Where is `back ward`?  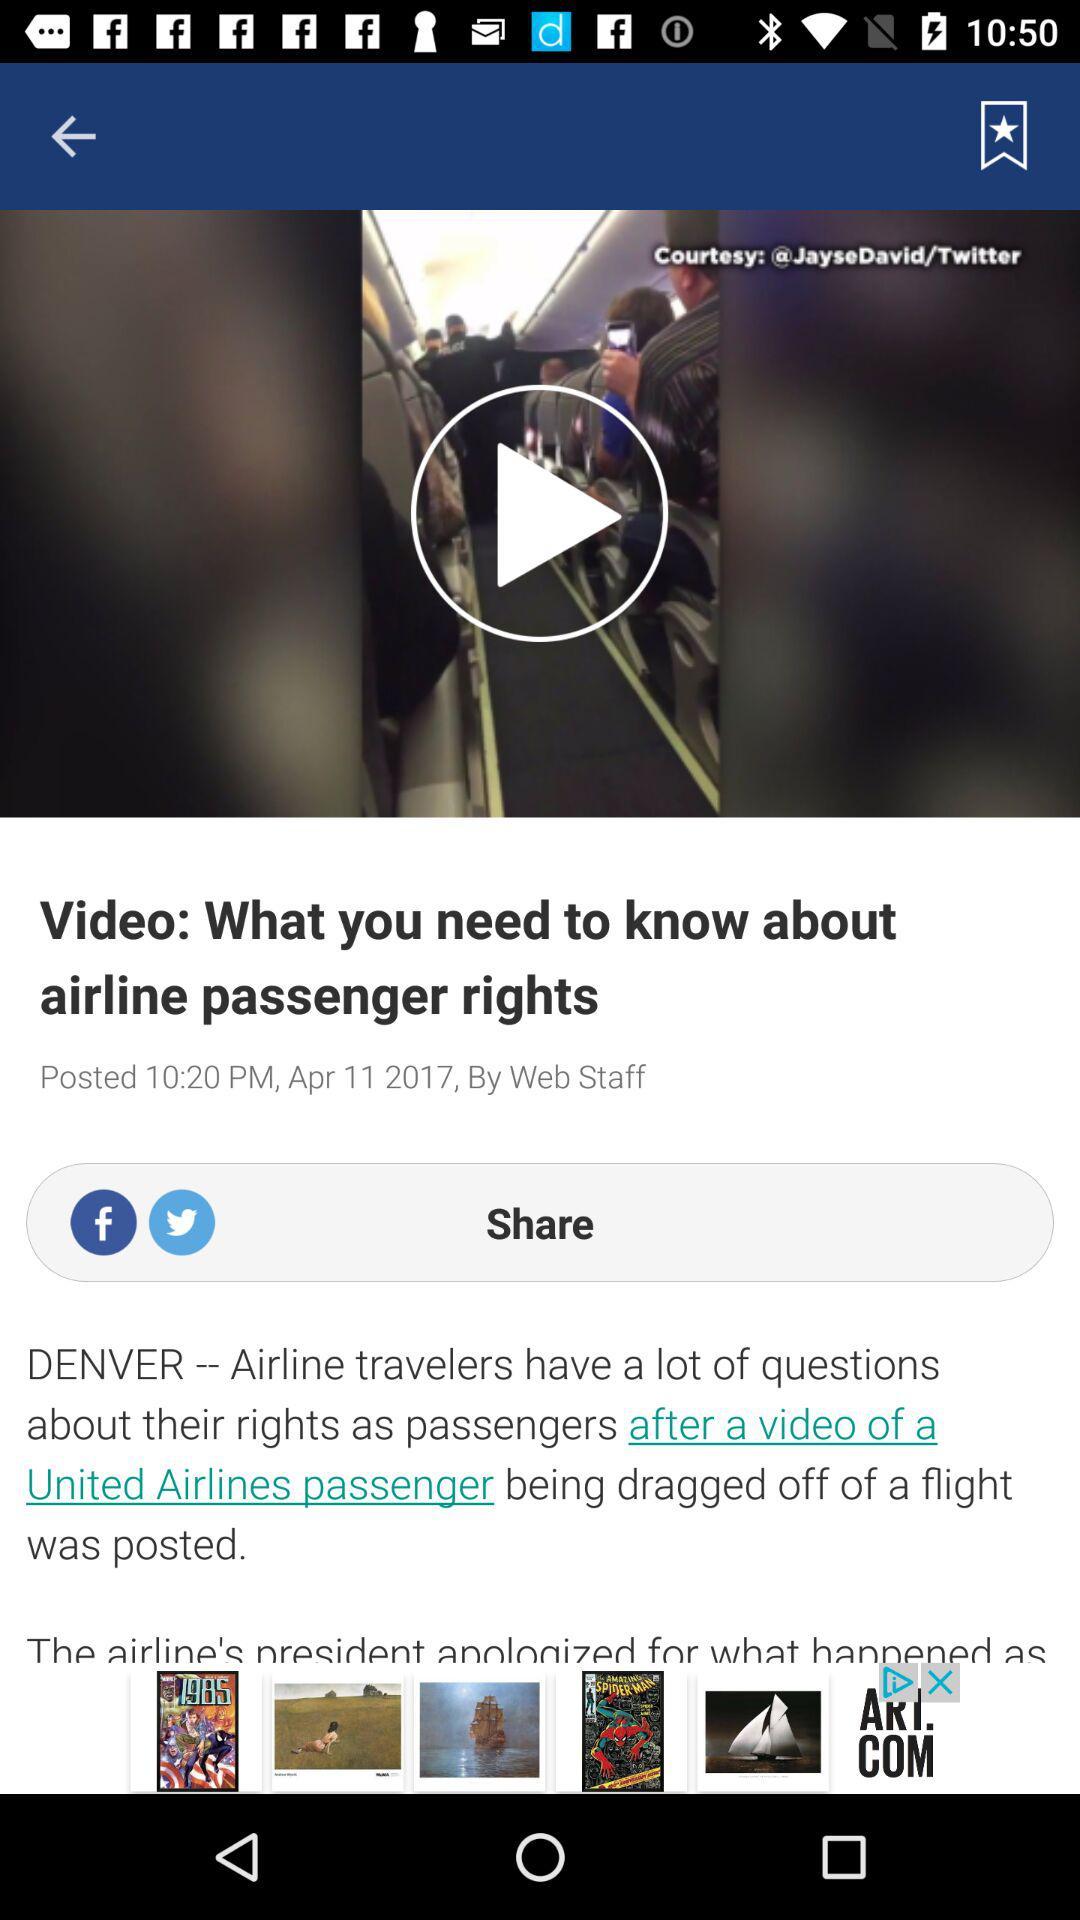
back ward is located at coordinates (72, 135).